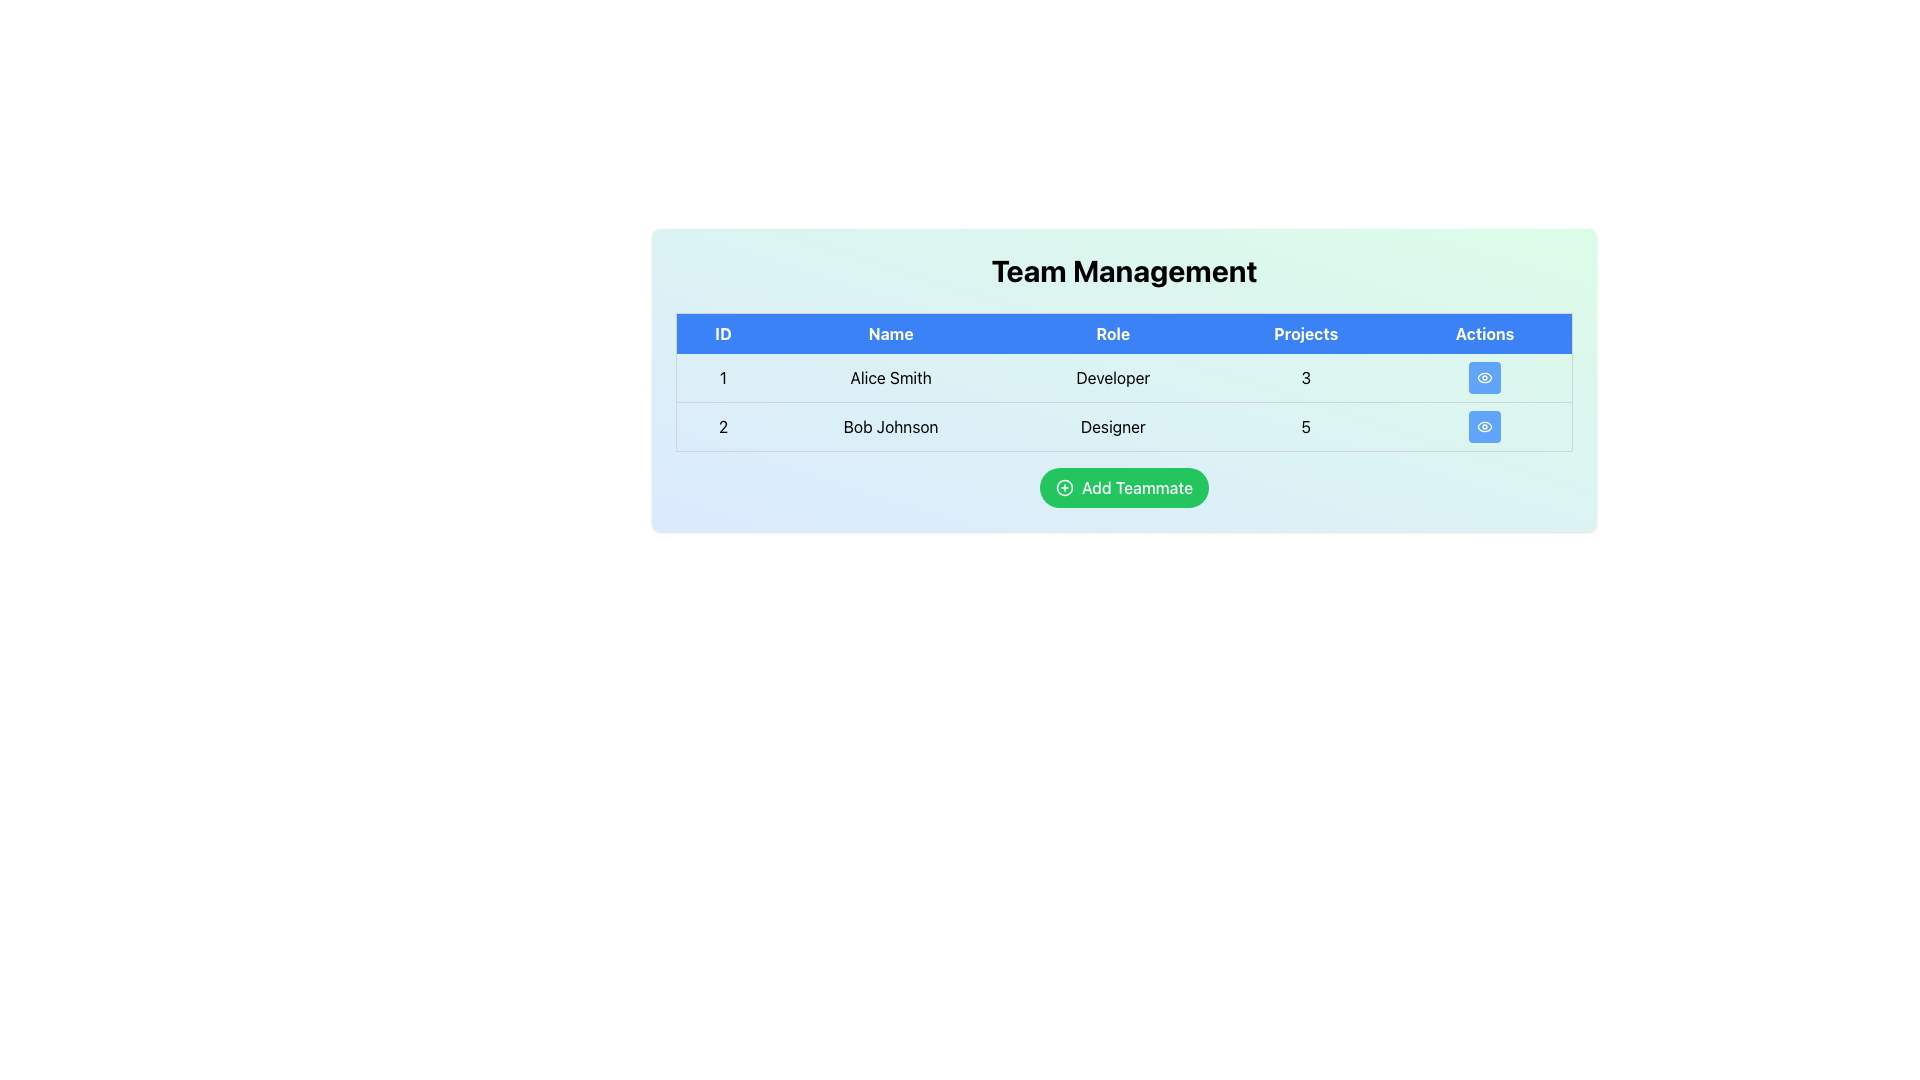 Image resolution: width=1920 pixels, height=1080 pixels. What do you see at coordinates (1112, 426) in the screenshot?
I see `the 'Designer' text label in the 'Role' column of the table corresponding to 'Bob Johnson'` at bounding box center [1112, 426].